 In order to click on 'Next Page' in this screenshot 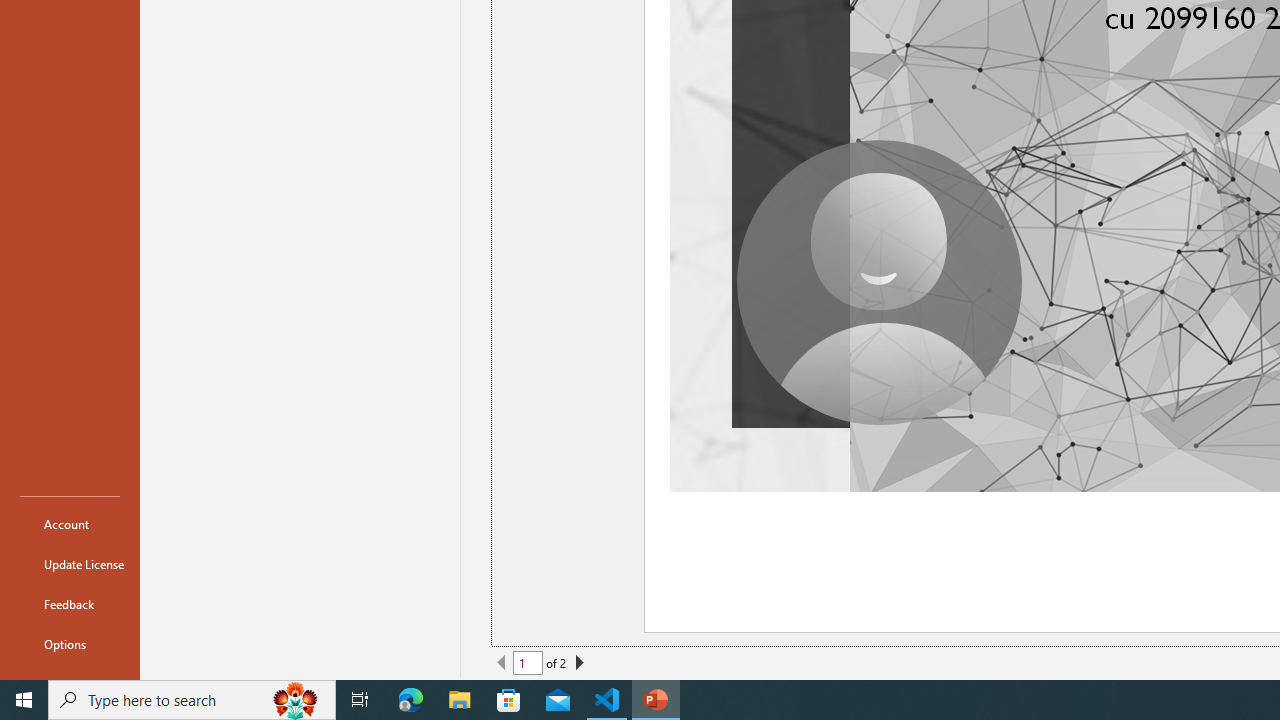, I will do `click(578, 663)`.